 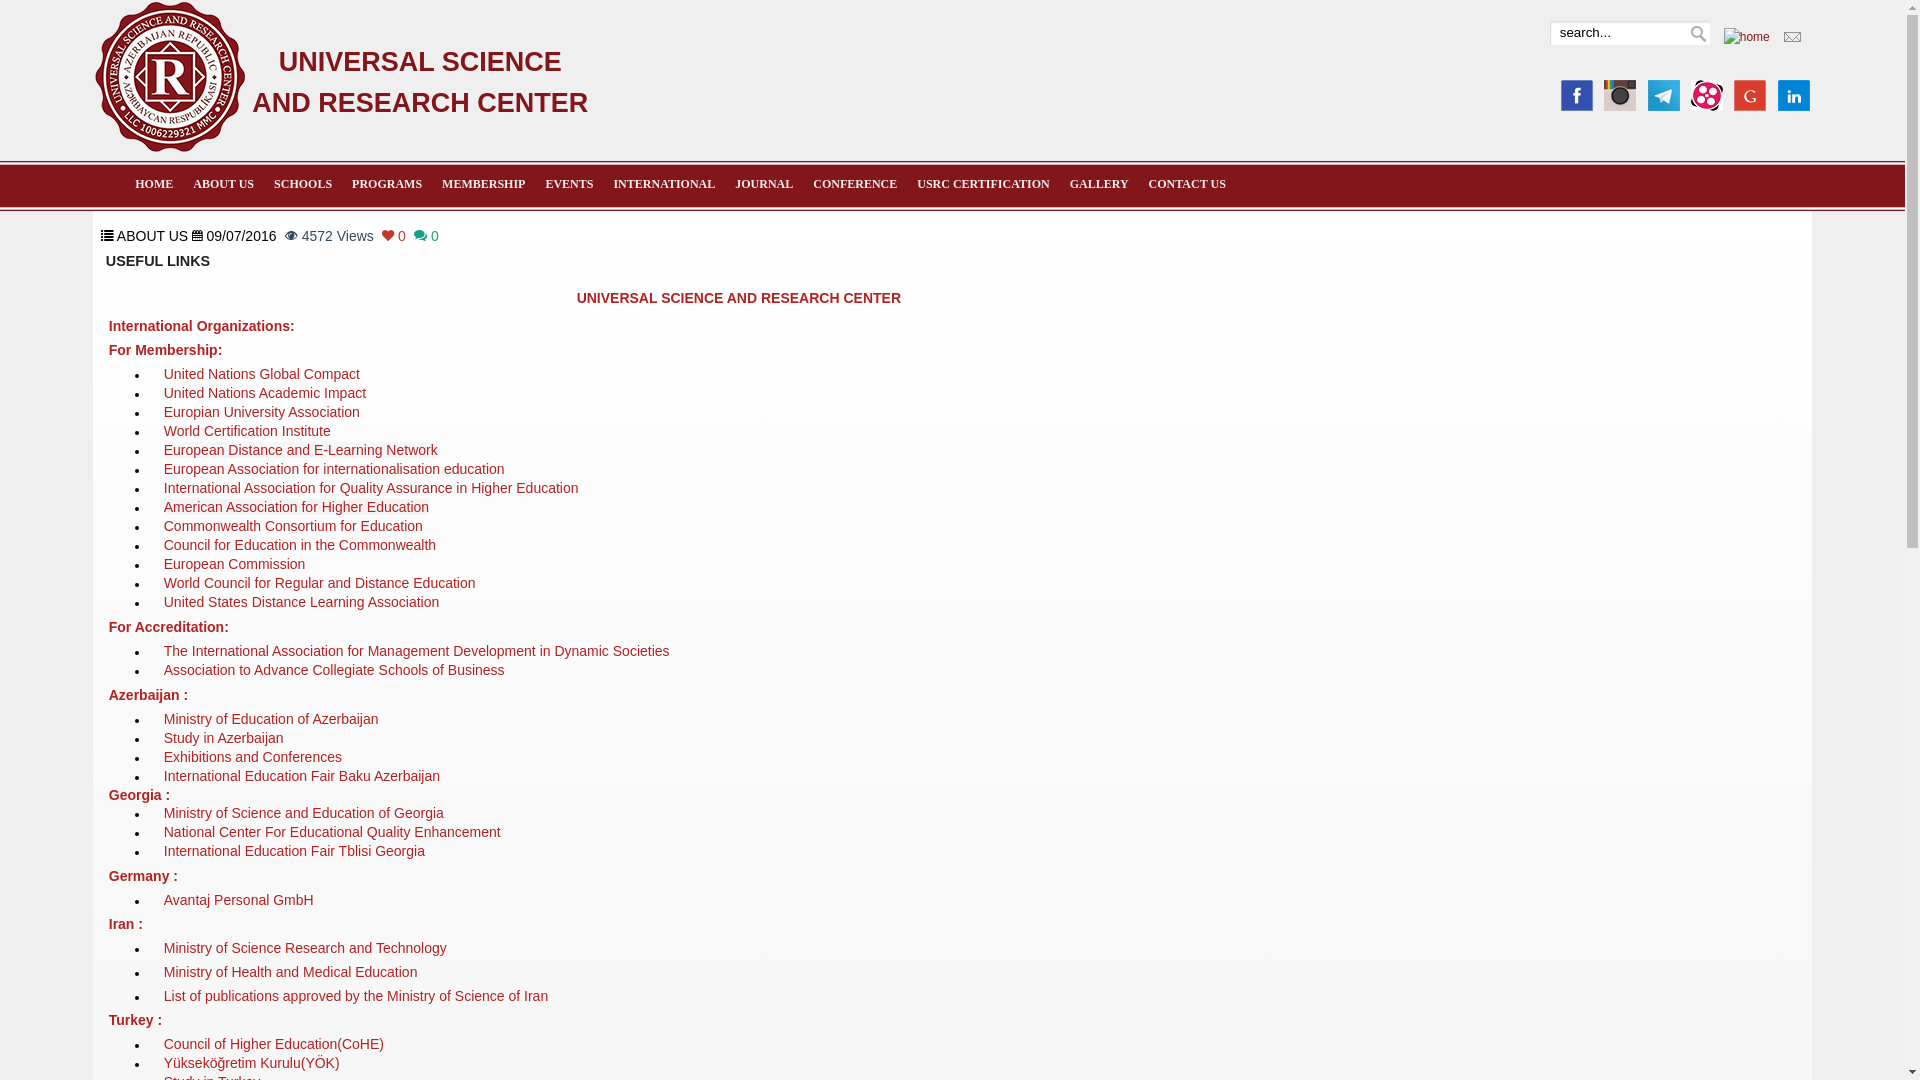 I want to click on 'Study in Azerbaijan', so click(x=163, y=739).